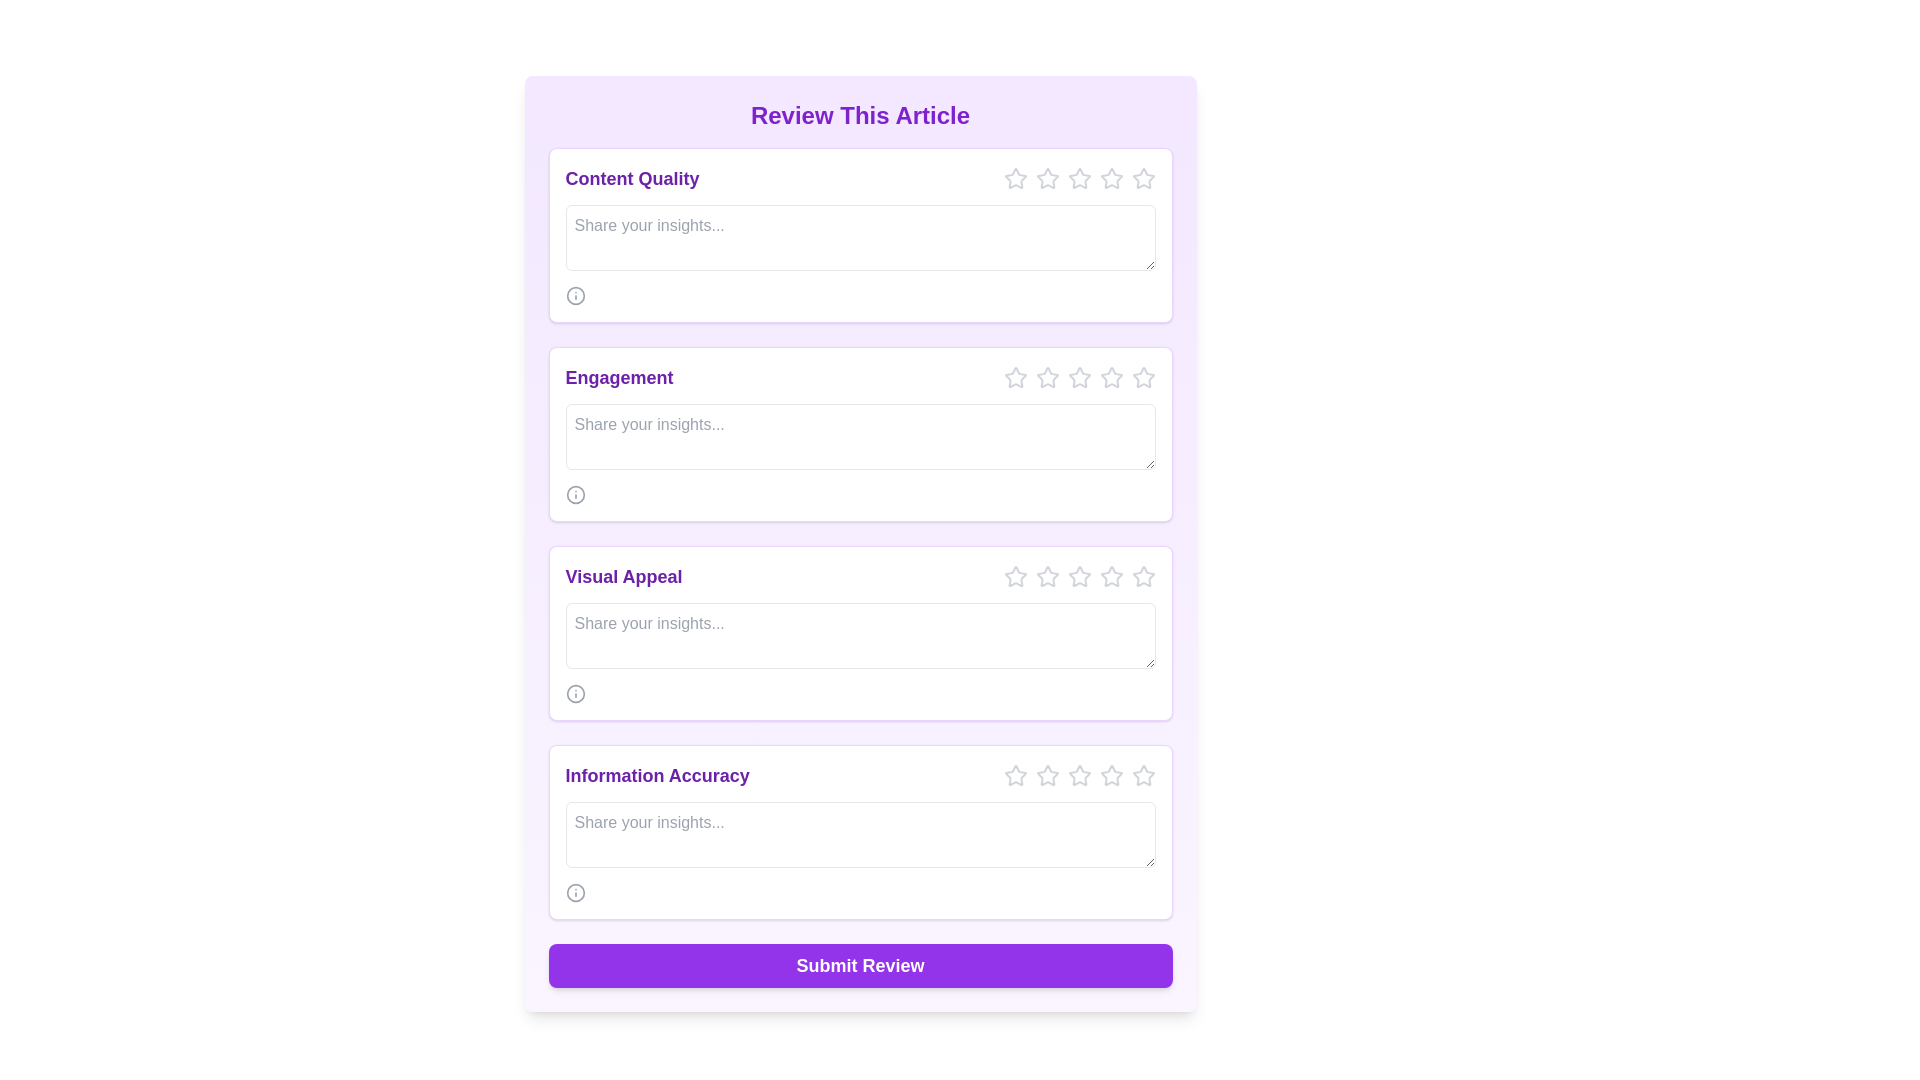 This screenshot has width=1920, height=1080. Describe the element at coordinates (1046, 378) in the screenshot. I see `the second star icon in the rating row for 'Engagement' to visually scale the icon` at that location.